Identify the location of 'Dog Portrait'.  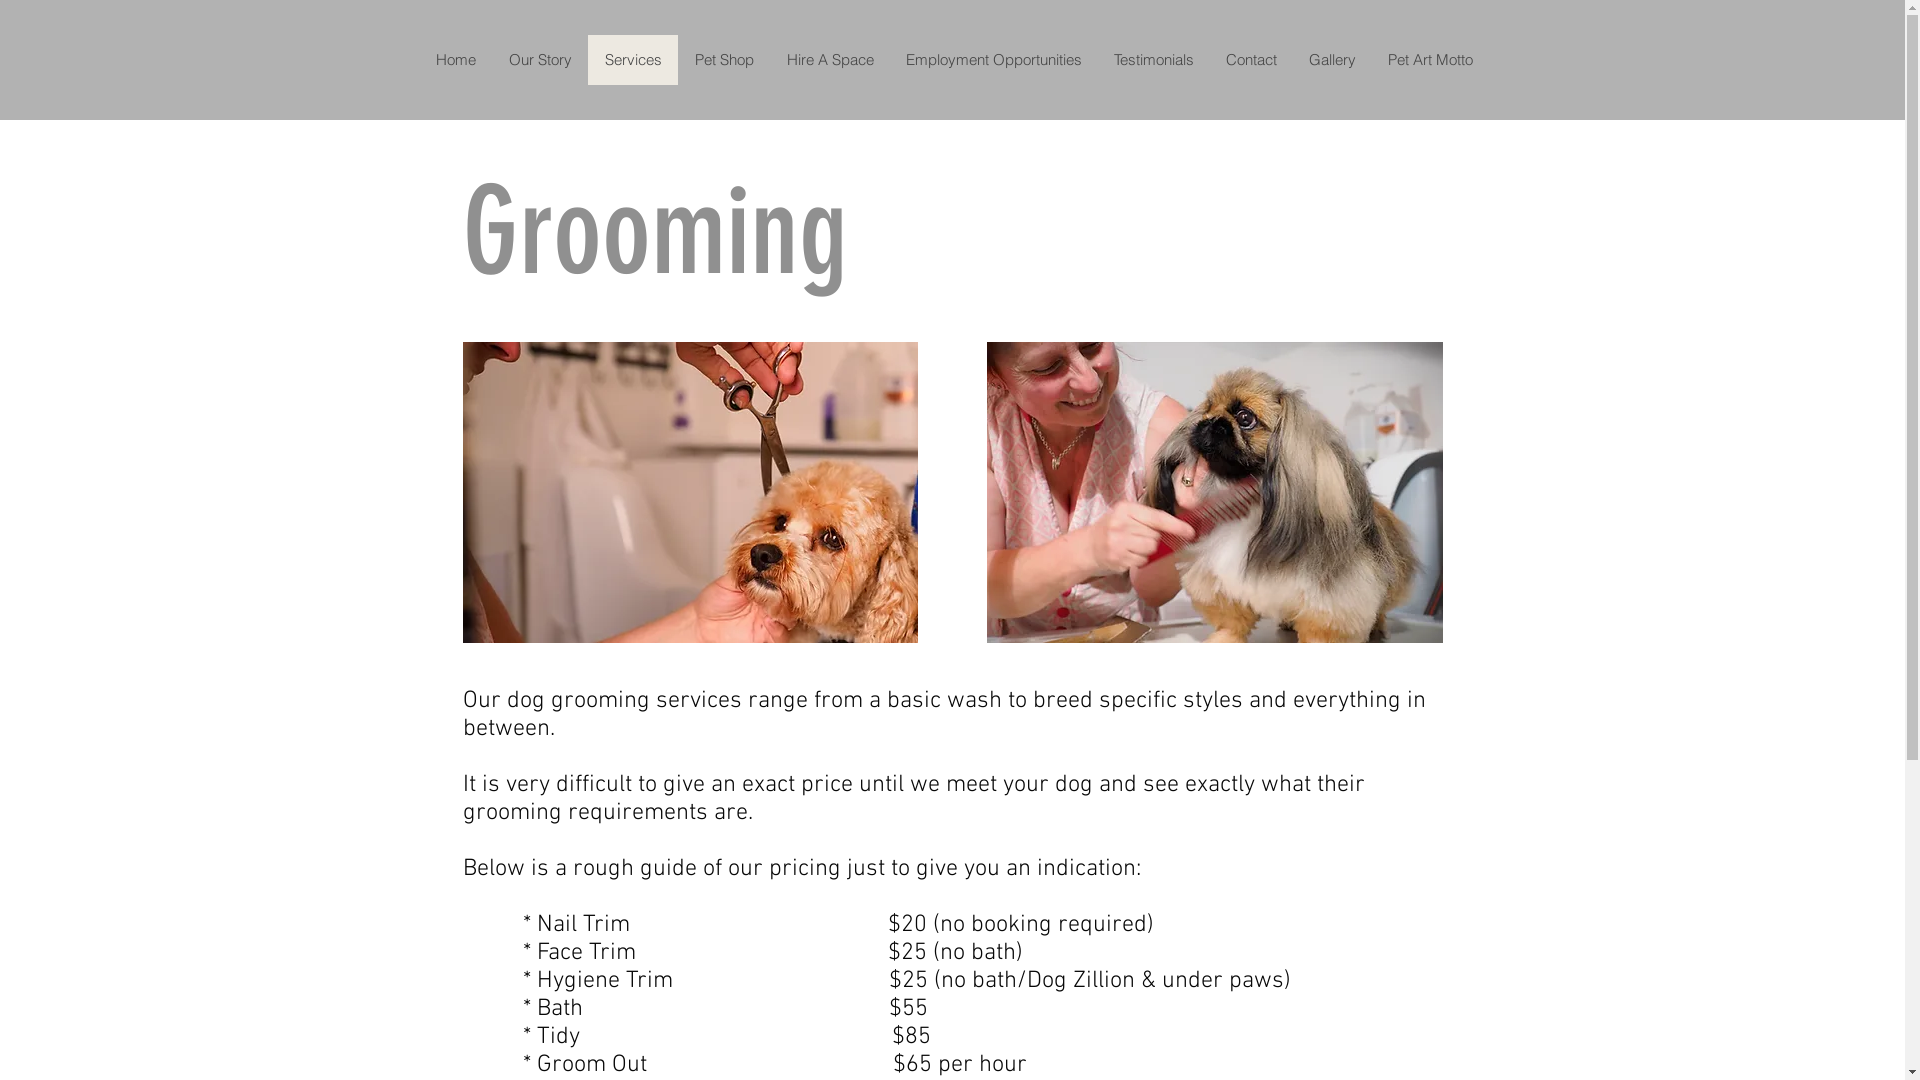
(689, 492).